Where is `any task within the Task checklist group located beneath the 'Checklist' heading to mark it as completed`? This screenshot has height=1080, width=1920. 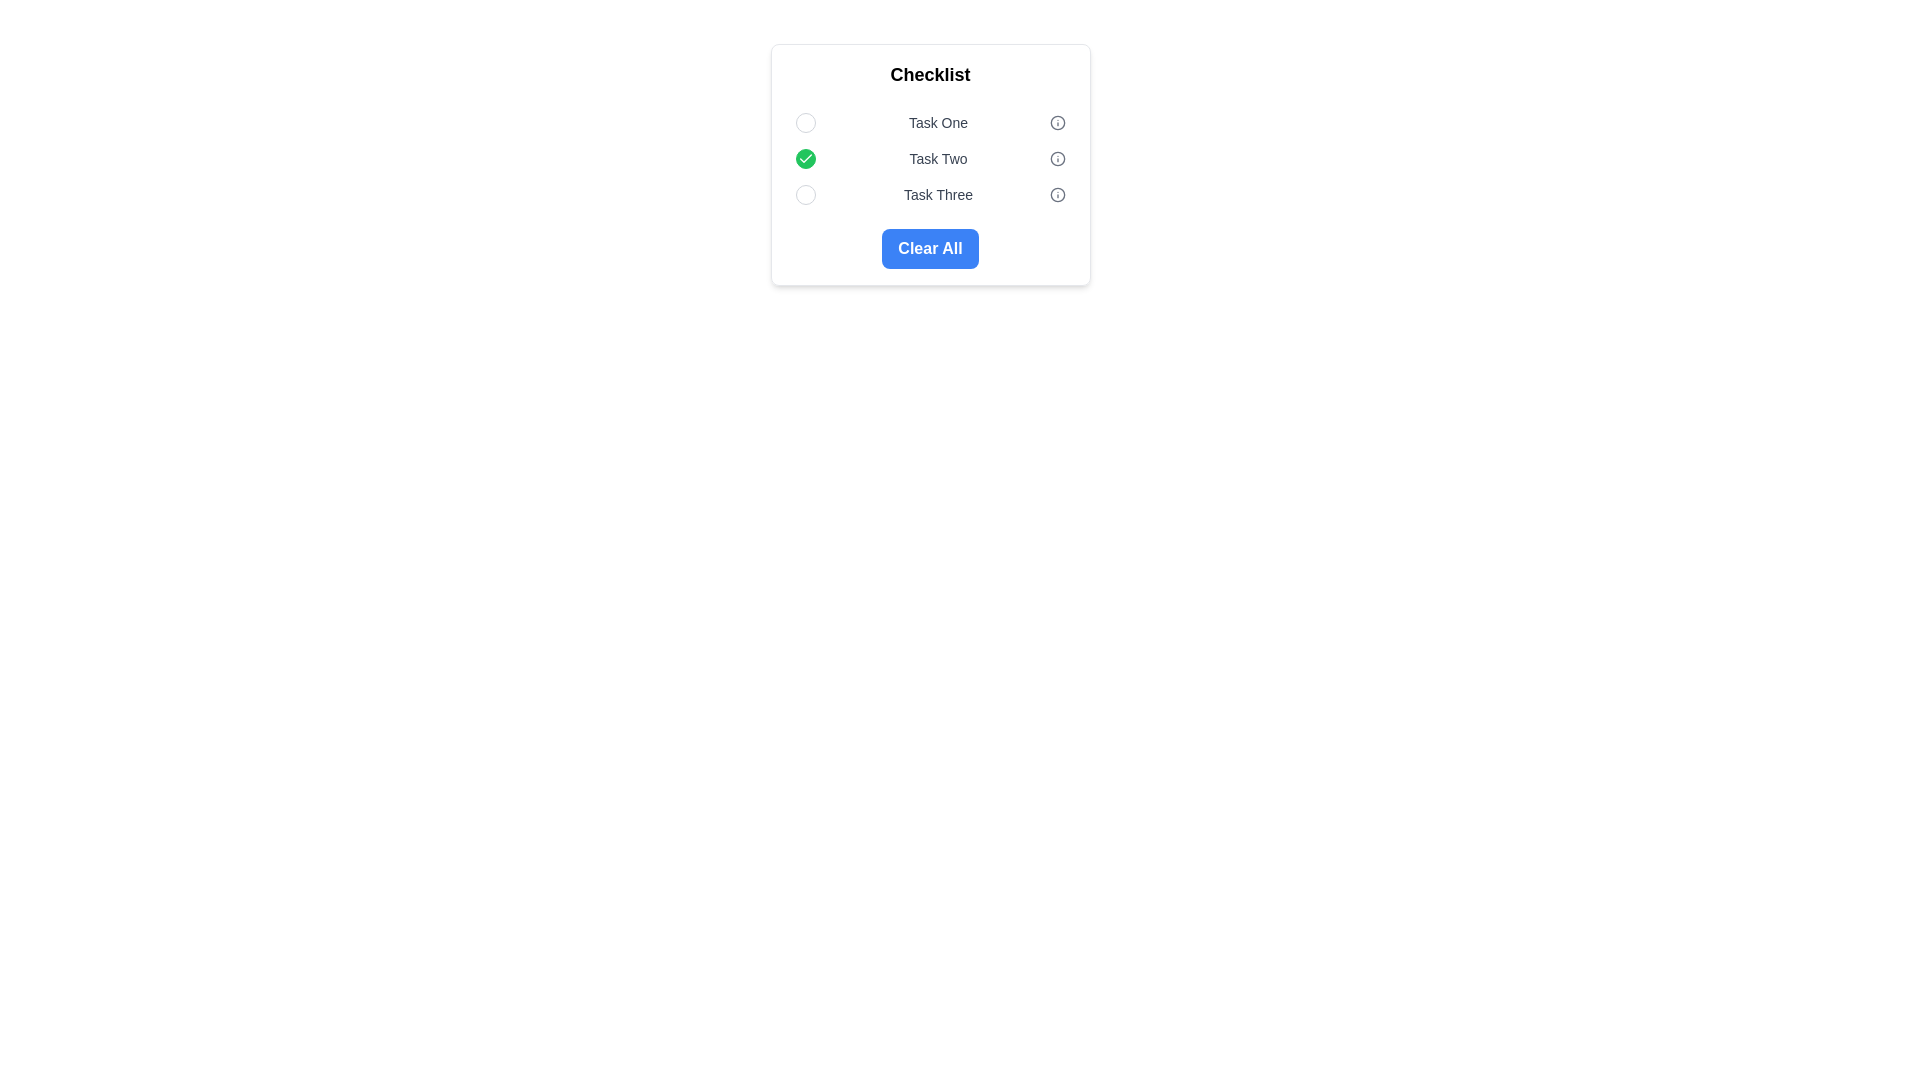
any task within the Task checklist group located beneath the 'Checklist' heading to mark it as completed is located at coordinates (929, 157).